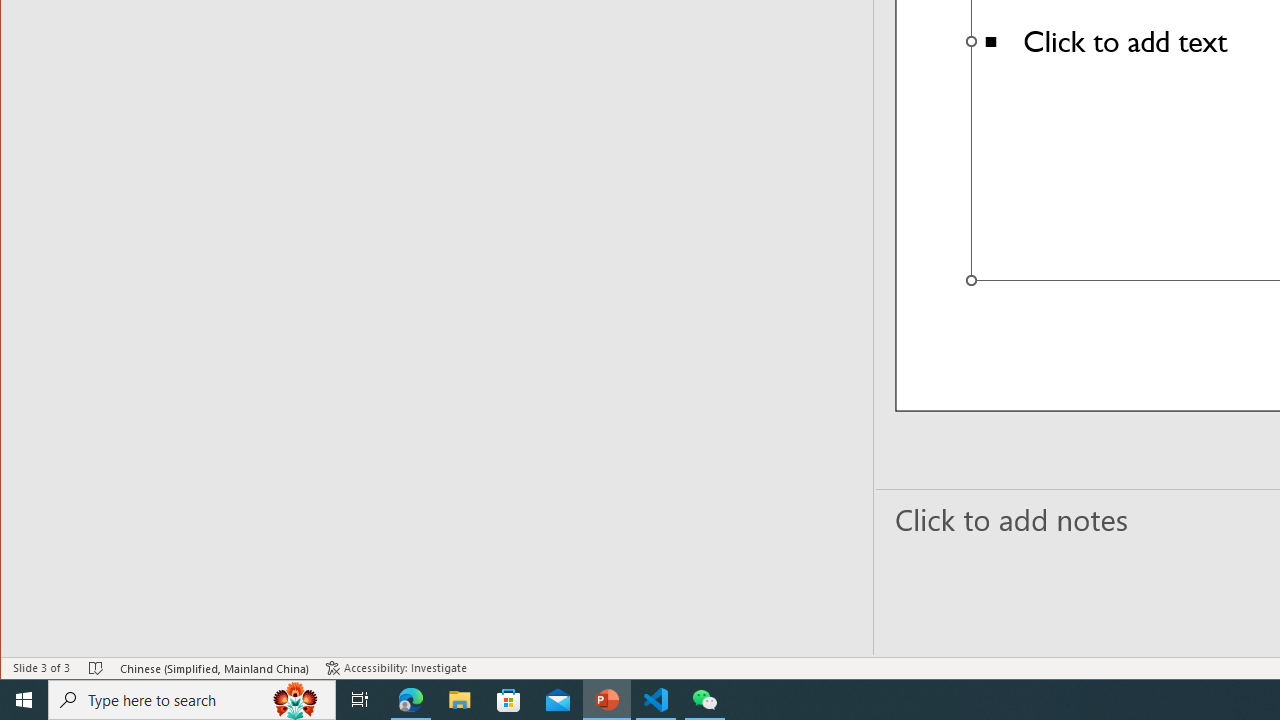 The image size is (1280, 720). I want to click on 'Microsoft Store', so click(509, 698).